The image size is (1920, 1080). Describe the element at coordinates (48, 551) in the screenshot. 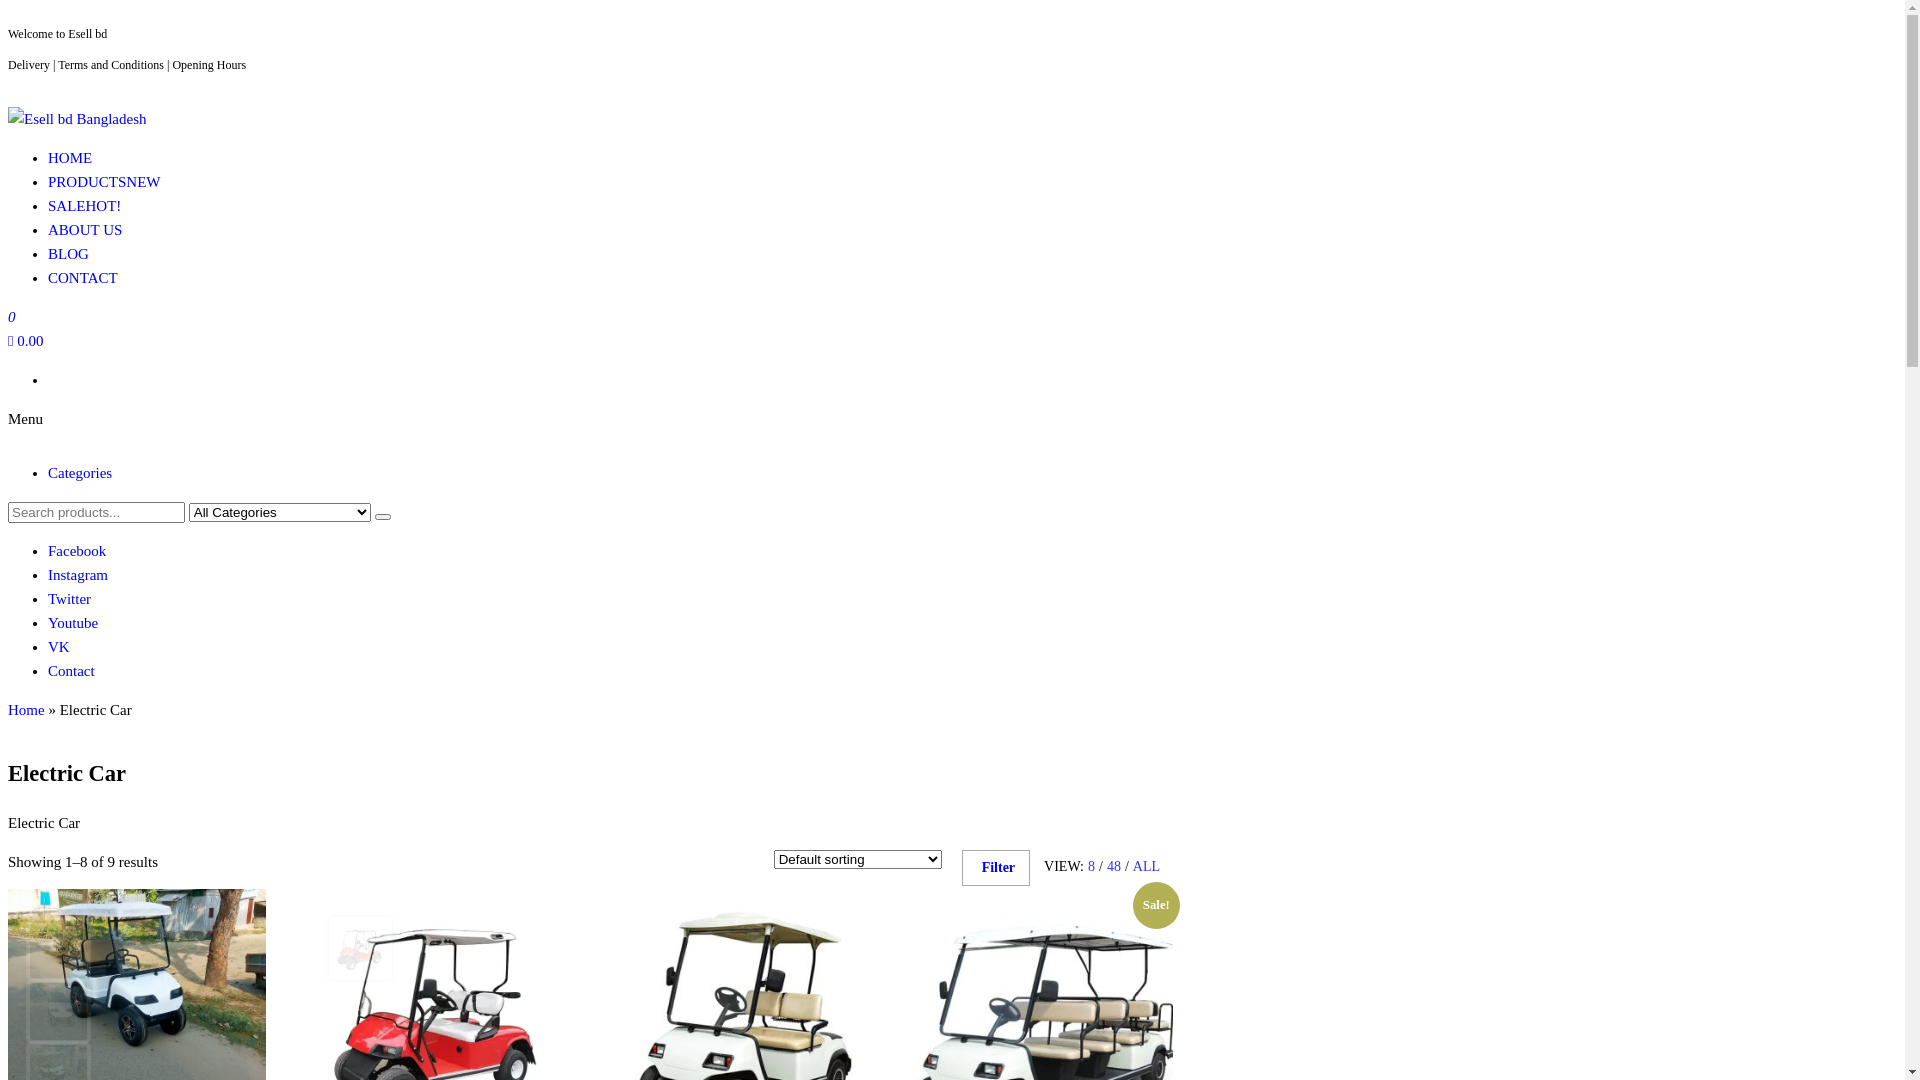

I see `'Facebook'` at that location.